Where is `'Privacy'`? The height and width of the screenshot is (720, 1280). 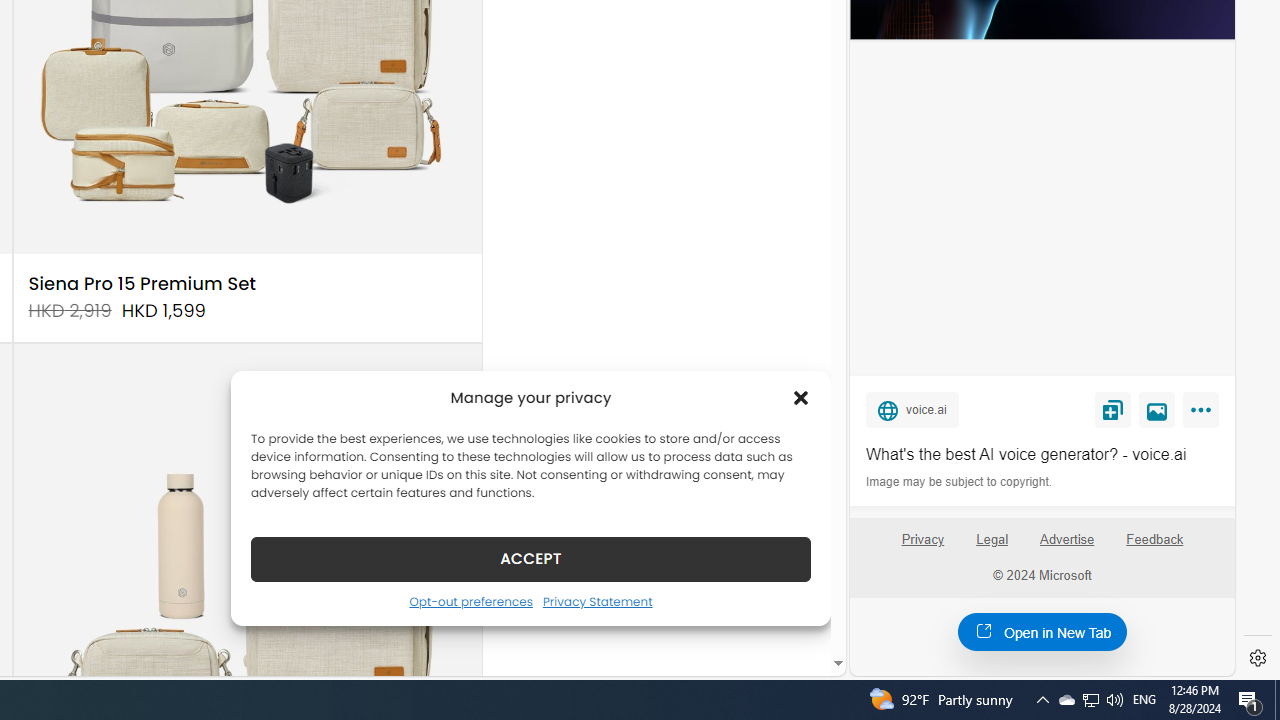
'Privacy' is located at coordinates (921, 547).